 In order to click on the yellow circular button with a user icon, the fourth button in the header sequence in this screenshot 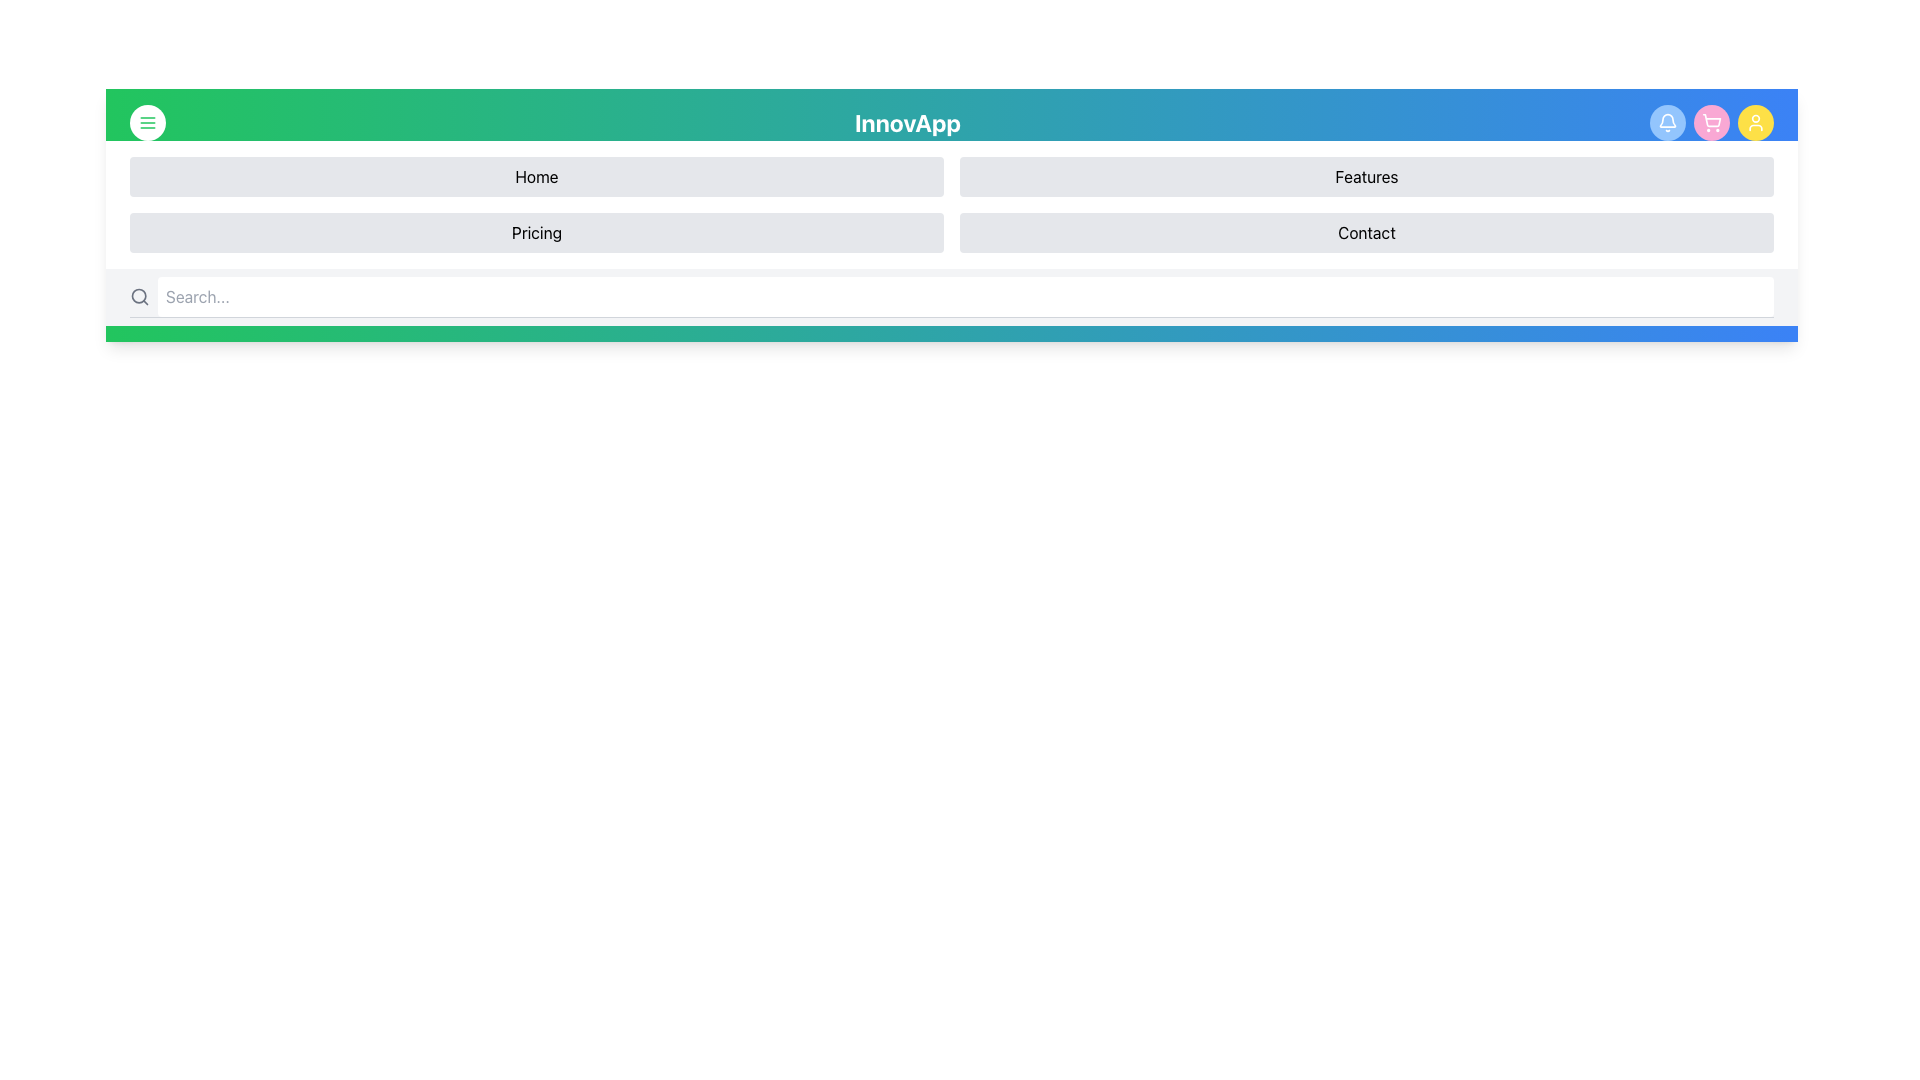, I will do `click(1755, 123)`.